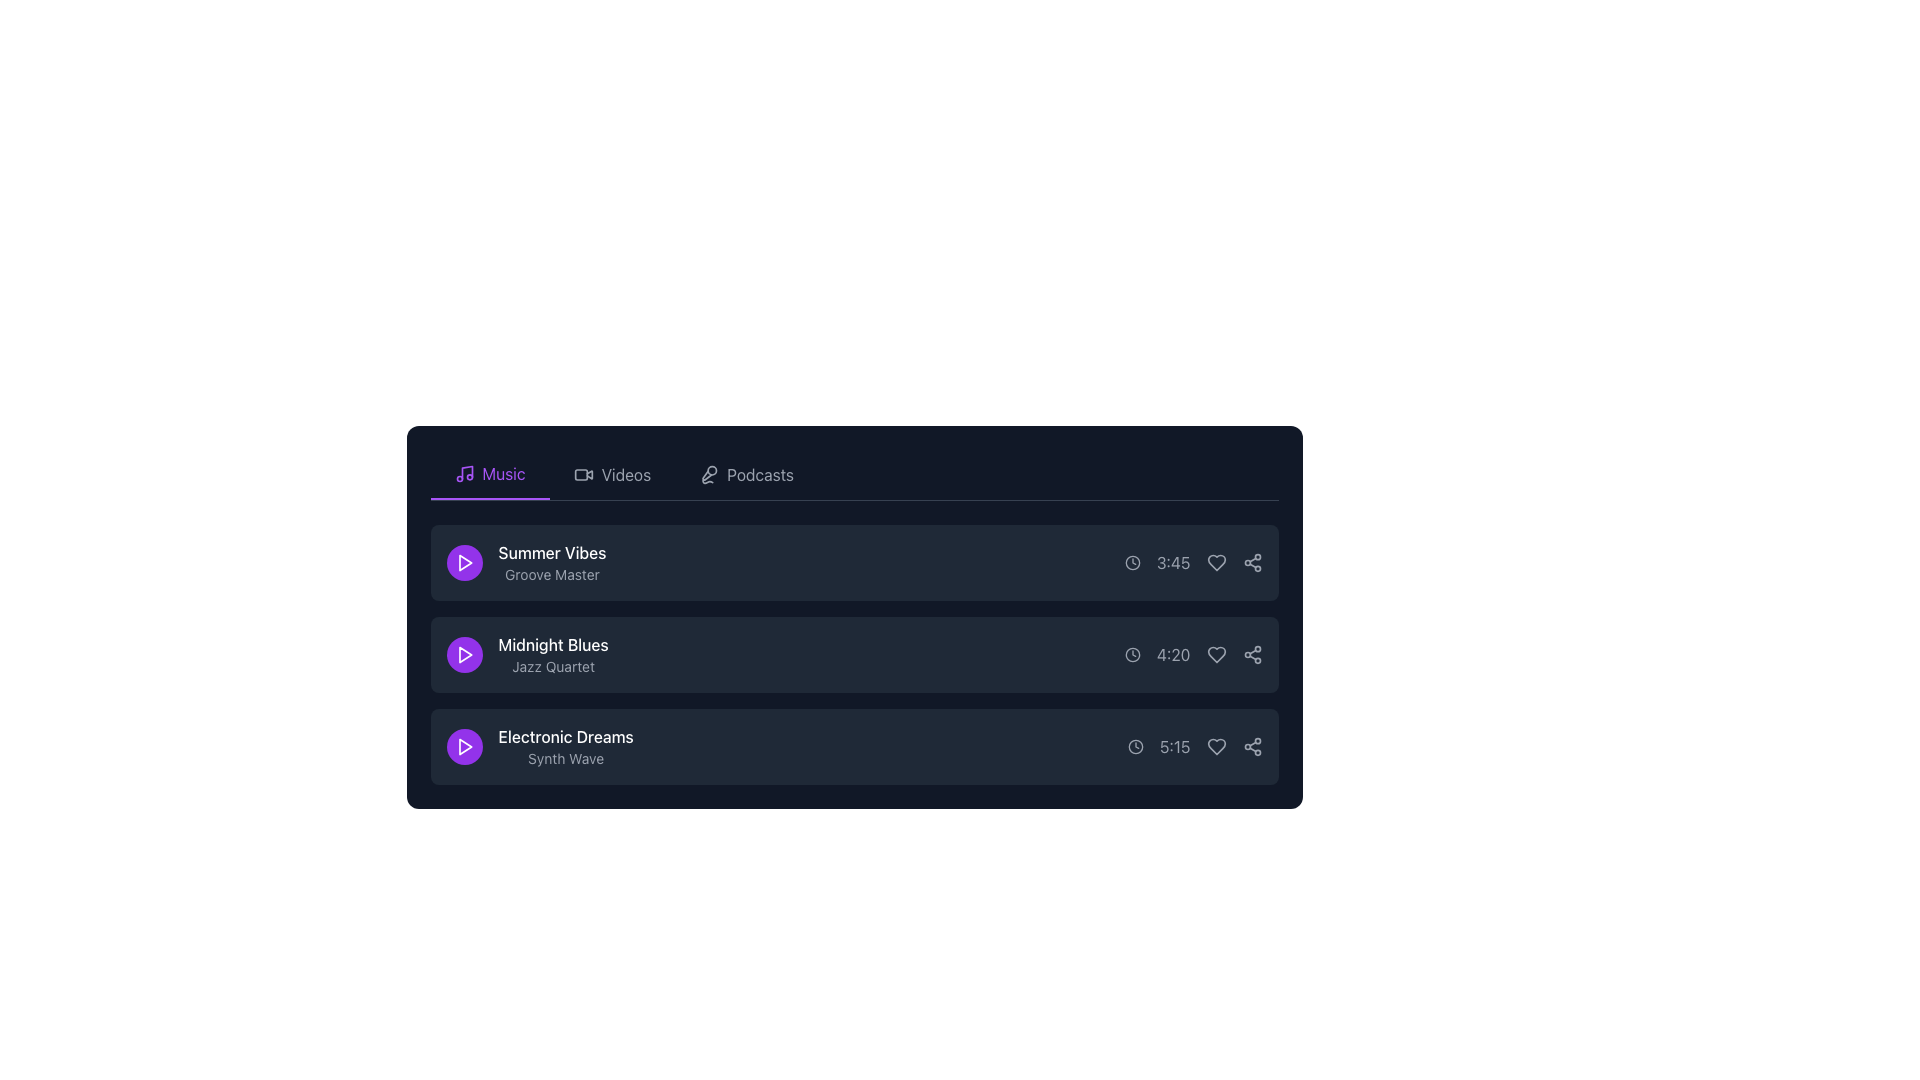  Describe the element at coordinates (1175, 747) in the screenshot. I see `displayed duration from the Label/Text Display showing '5:15' in light-gray color, positioned in the third row of the audio track list` at that location.